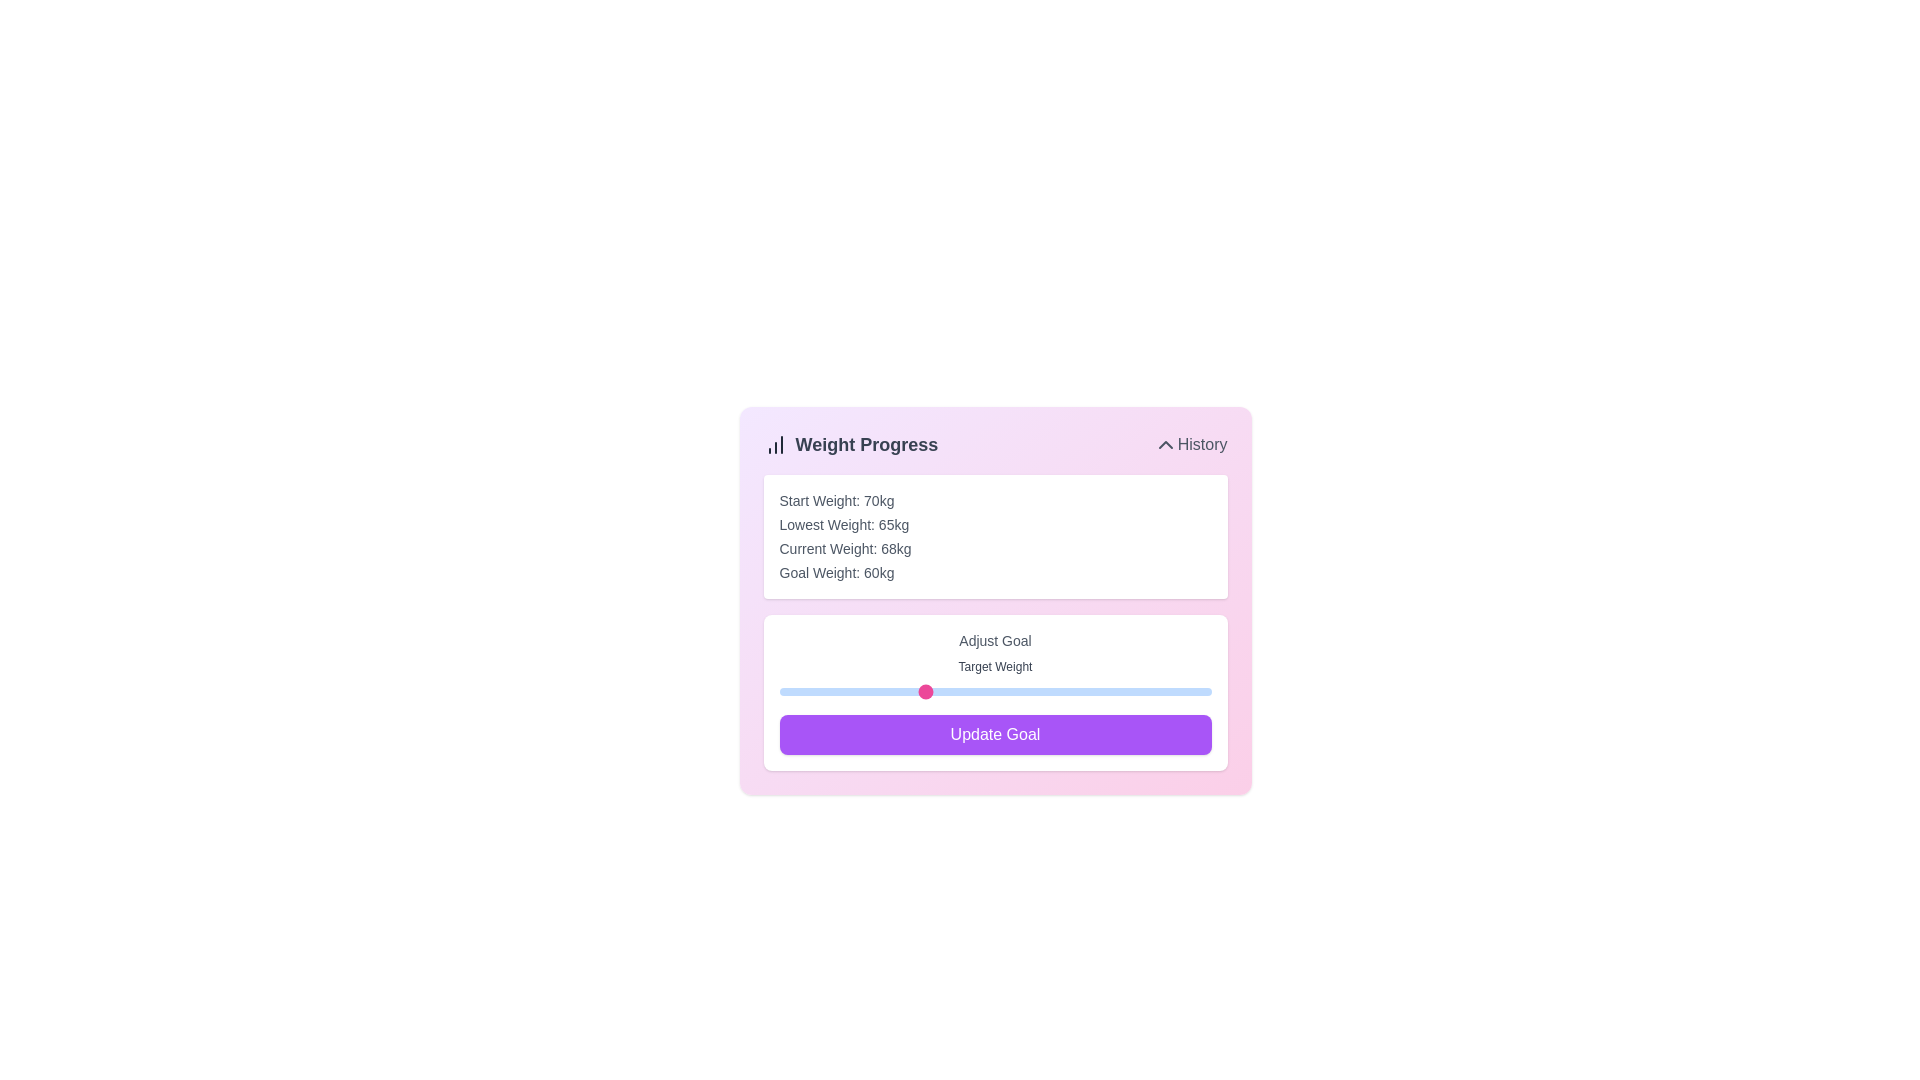 The height and width of the screenshot is (1080, 1920). What do you see at coordinates (995, 735) in the screenshot?
I see `the 'Update Goal' button to submit the changes` at bounding box center [995, 735].